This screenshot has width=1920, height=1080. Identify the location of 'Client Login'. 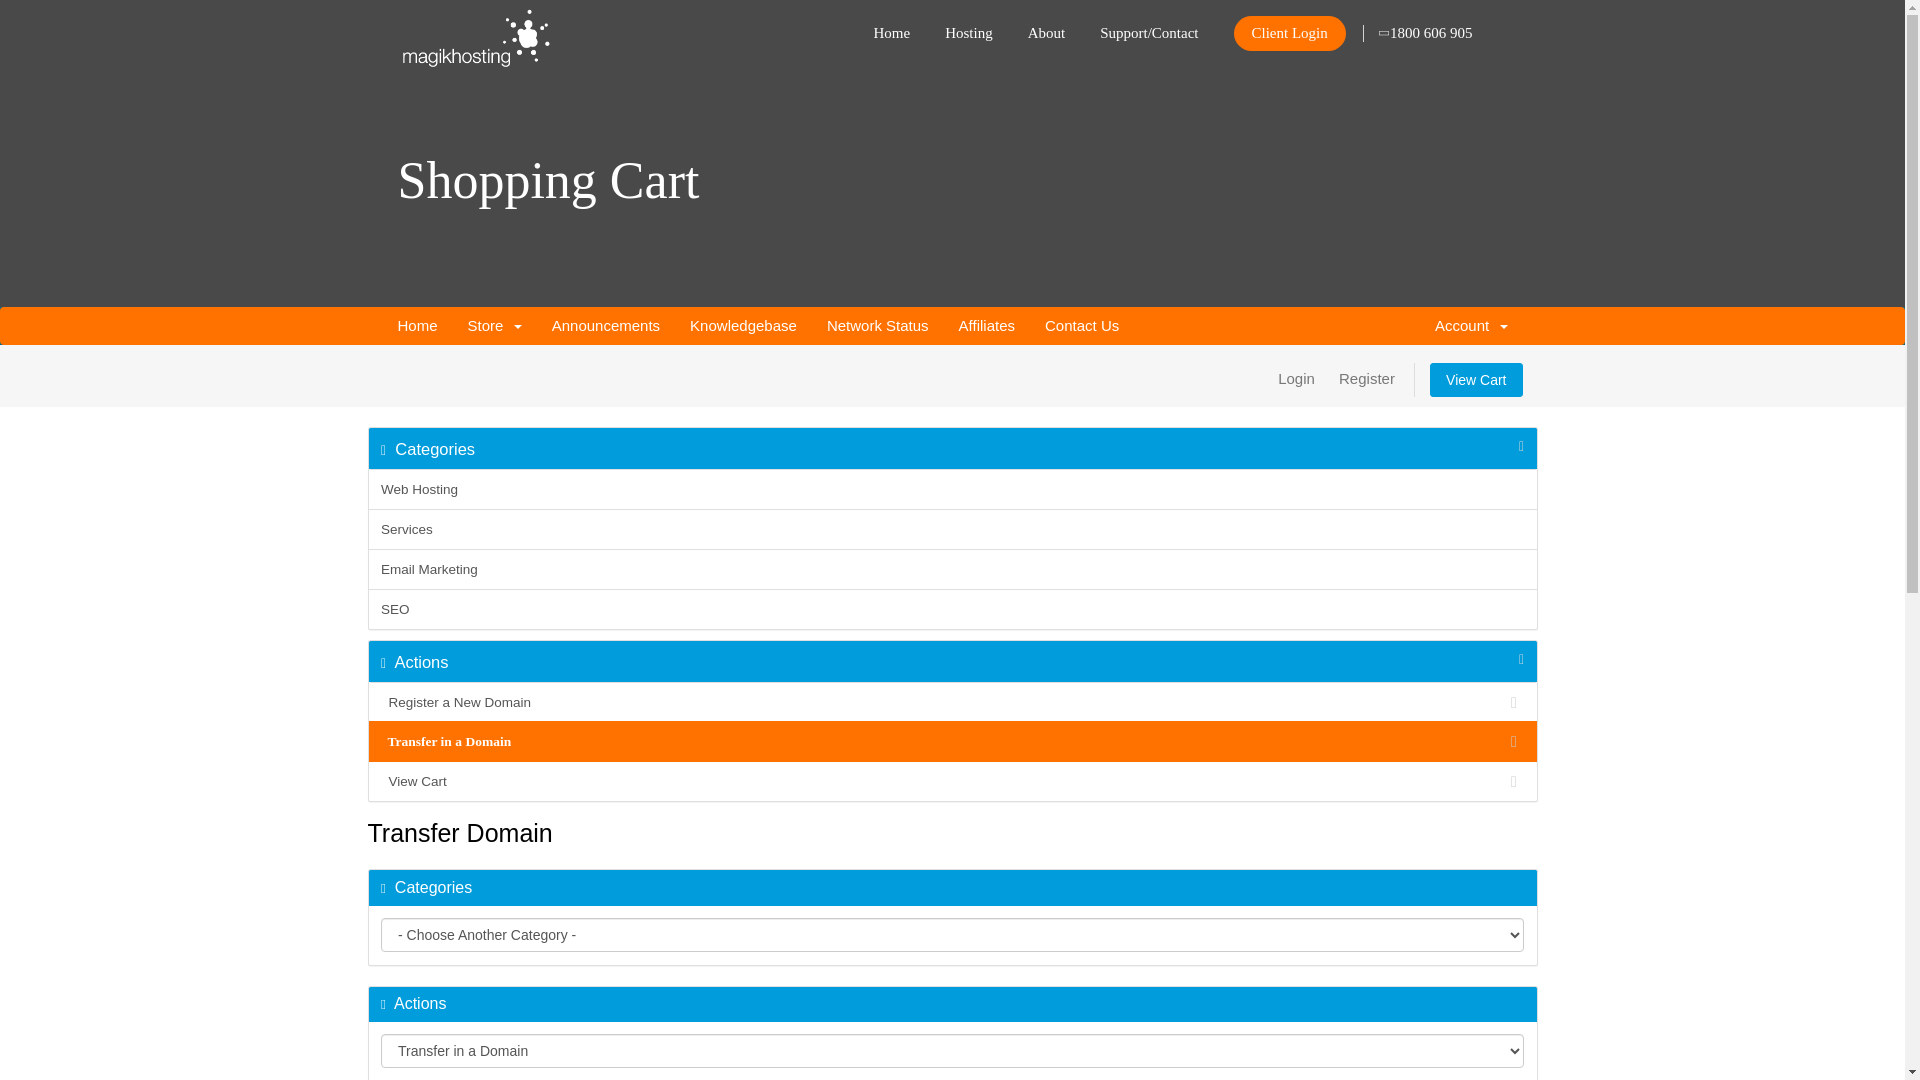
(1290, 33).